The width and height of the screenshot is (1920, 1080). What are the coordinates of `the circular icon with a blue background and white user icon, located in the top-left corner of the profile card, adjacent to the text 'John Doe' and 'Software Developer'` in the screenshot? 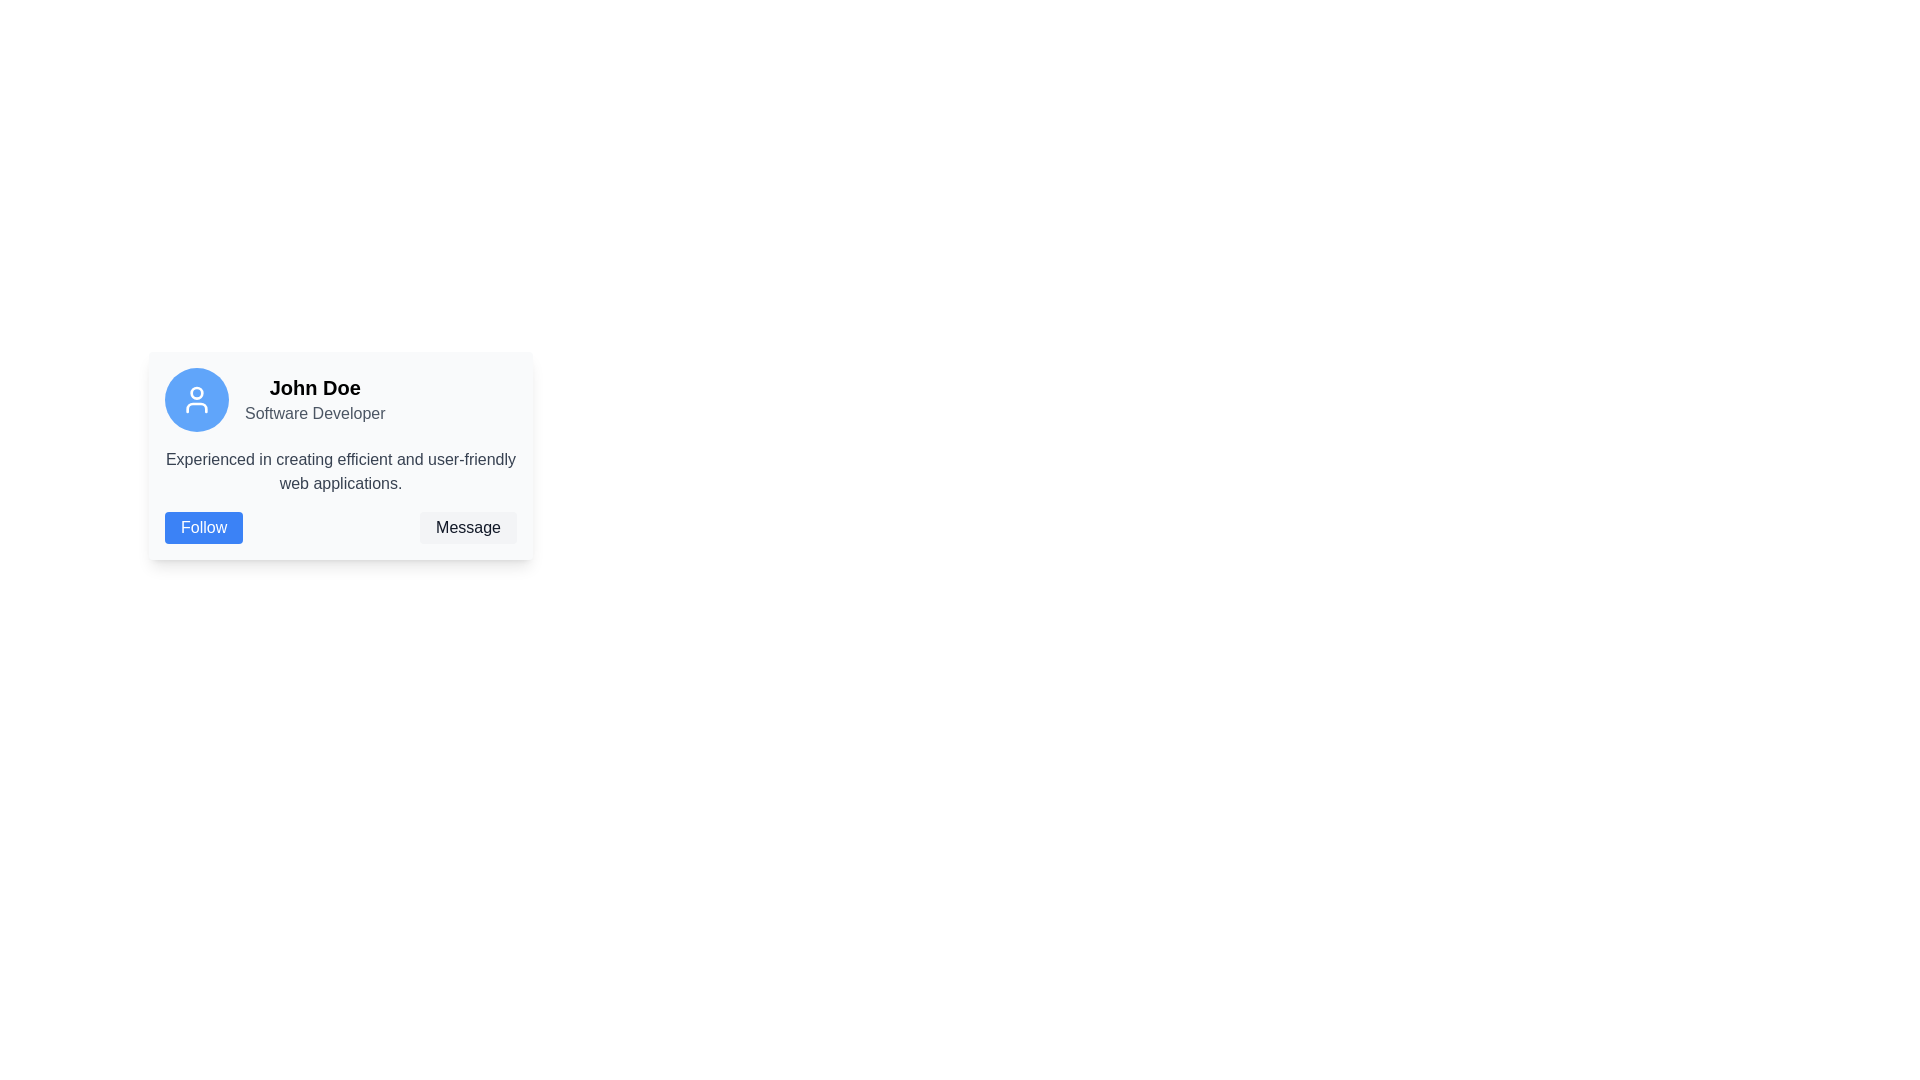 It's located at (196, 400).